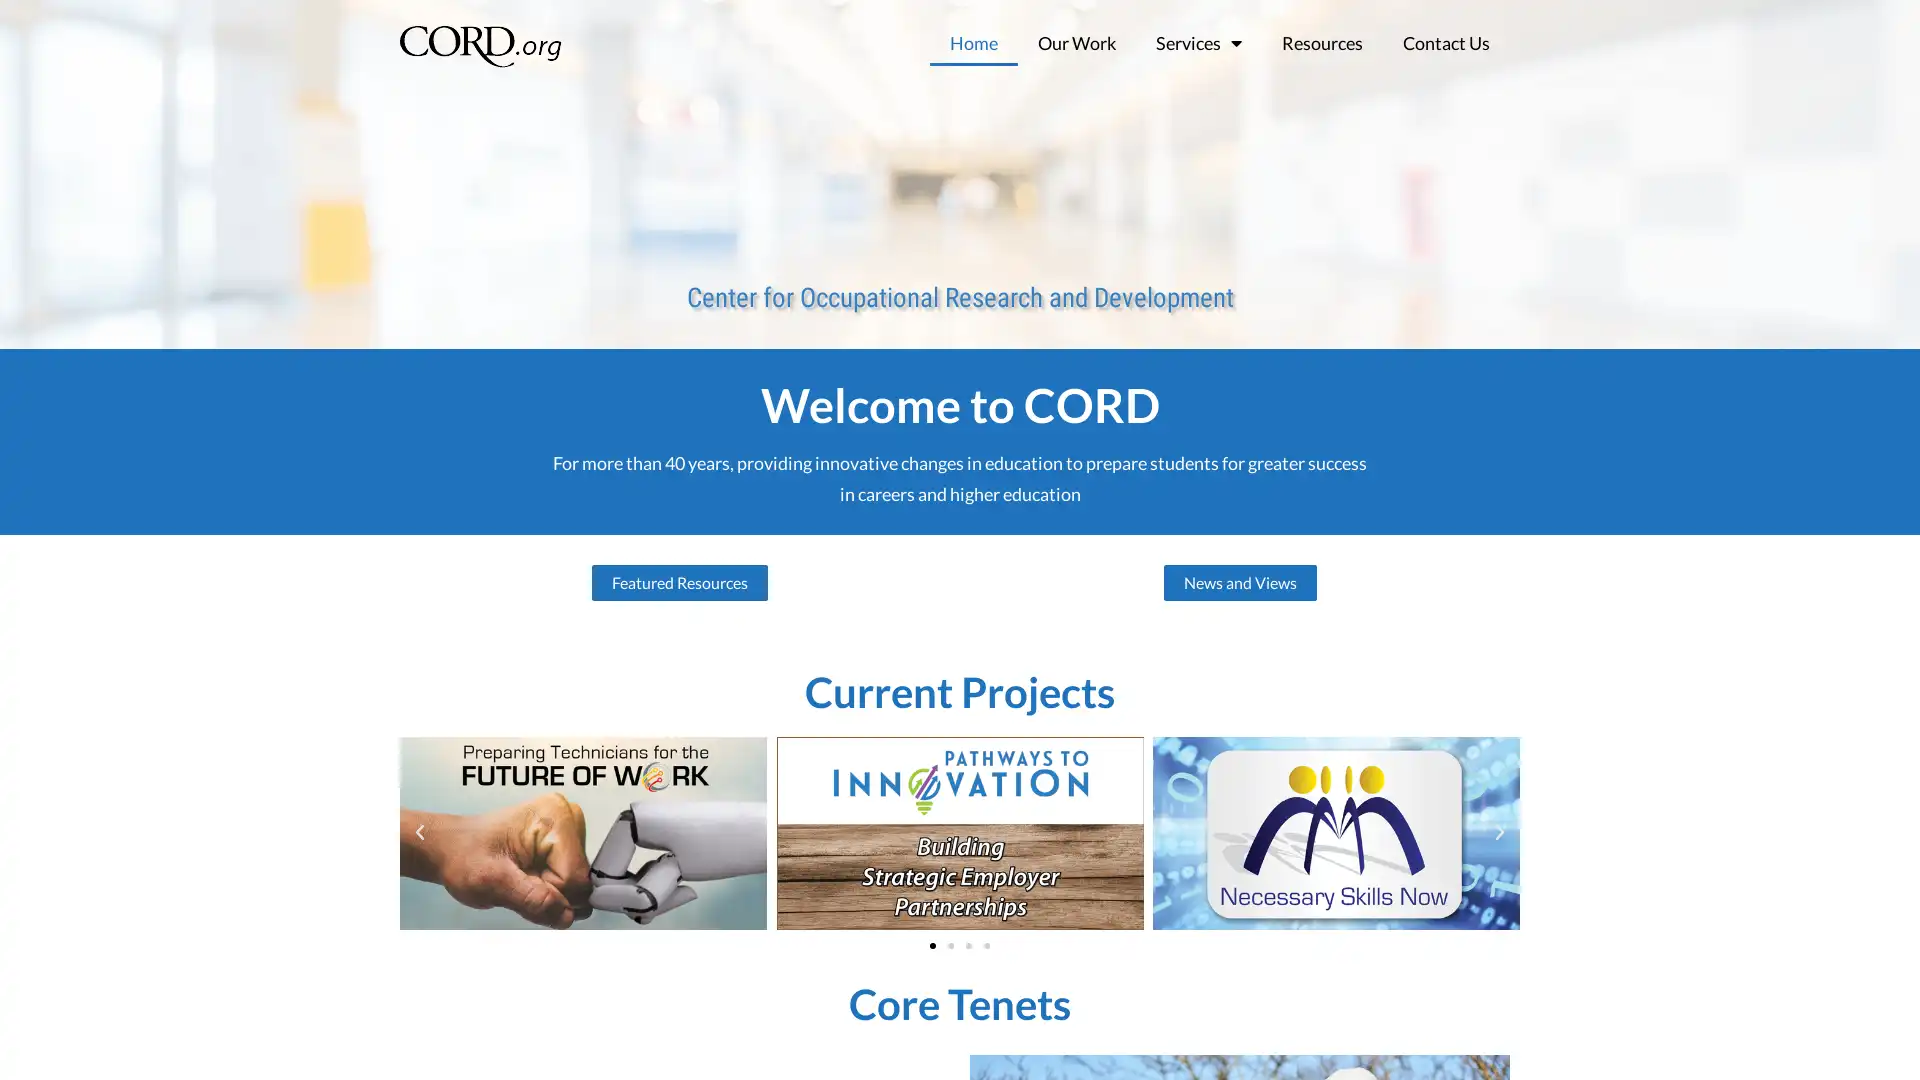  Describe the element at coordinates (949, 945) in the screenshot. I see `Go to slide 2` at that location.